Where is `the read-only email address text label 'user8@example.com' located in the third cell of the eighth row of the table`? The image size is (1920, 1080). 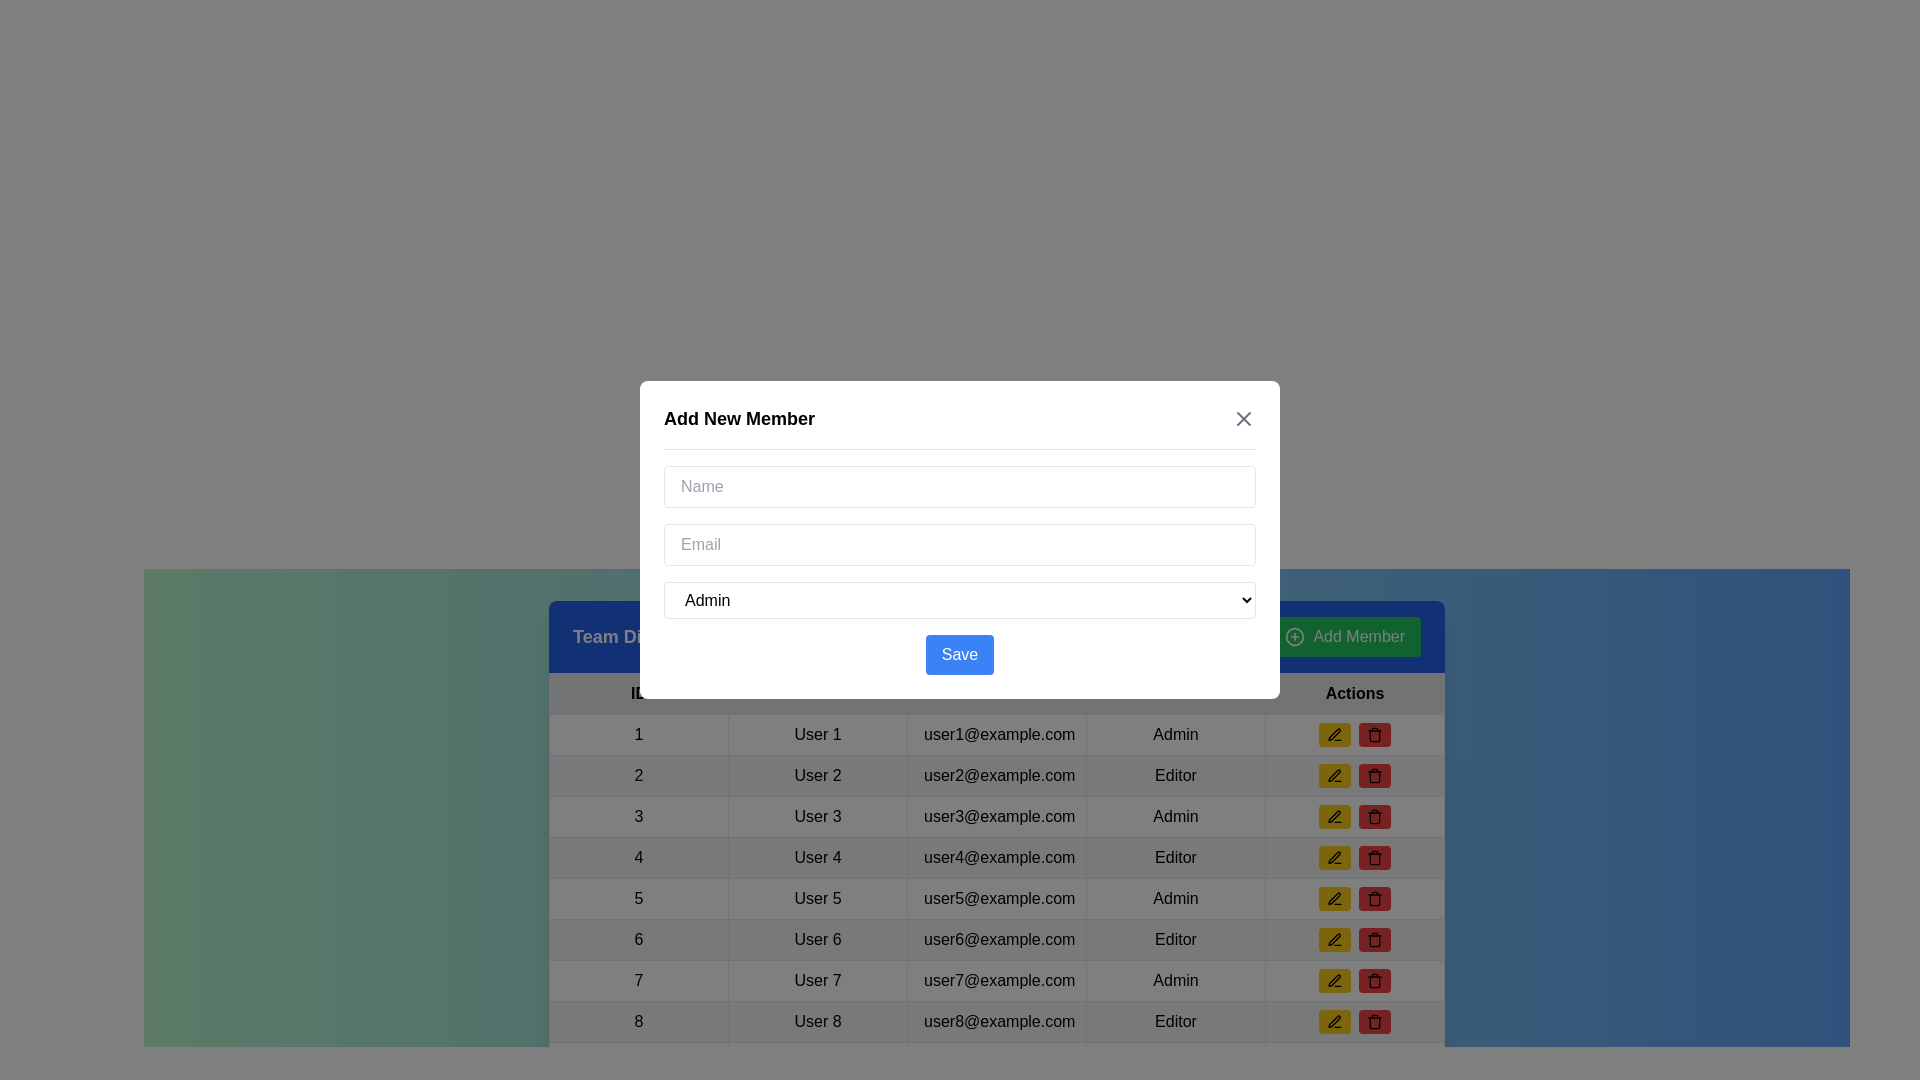
the read-only email address text label 'user8@example.com' located in the third cell of the eighth row of the table is located at coordinates (997, 1022).